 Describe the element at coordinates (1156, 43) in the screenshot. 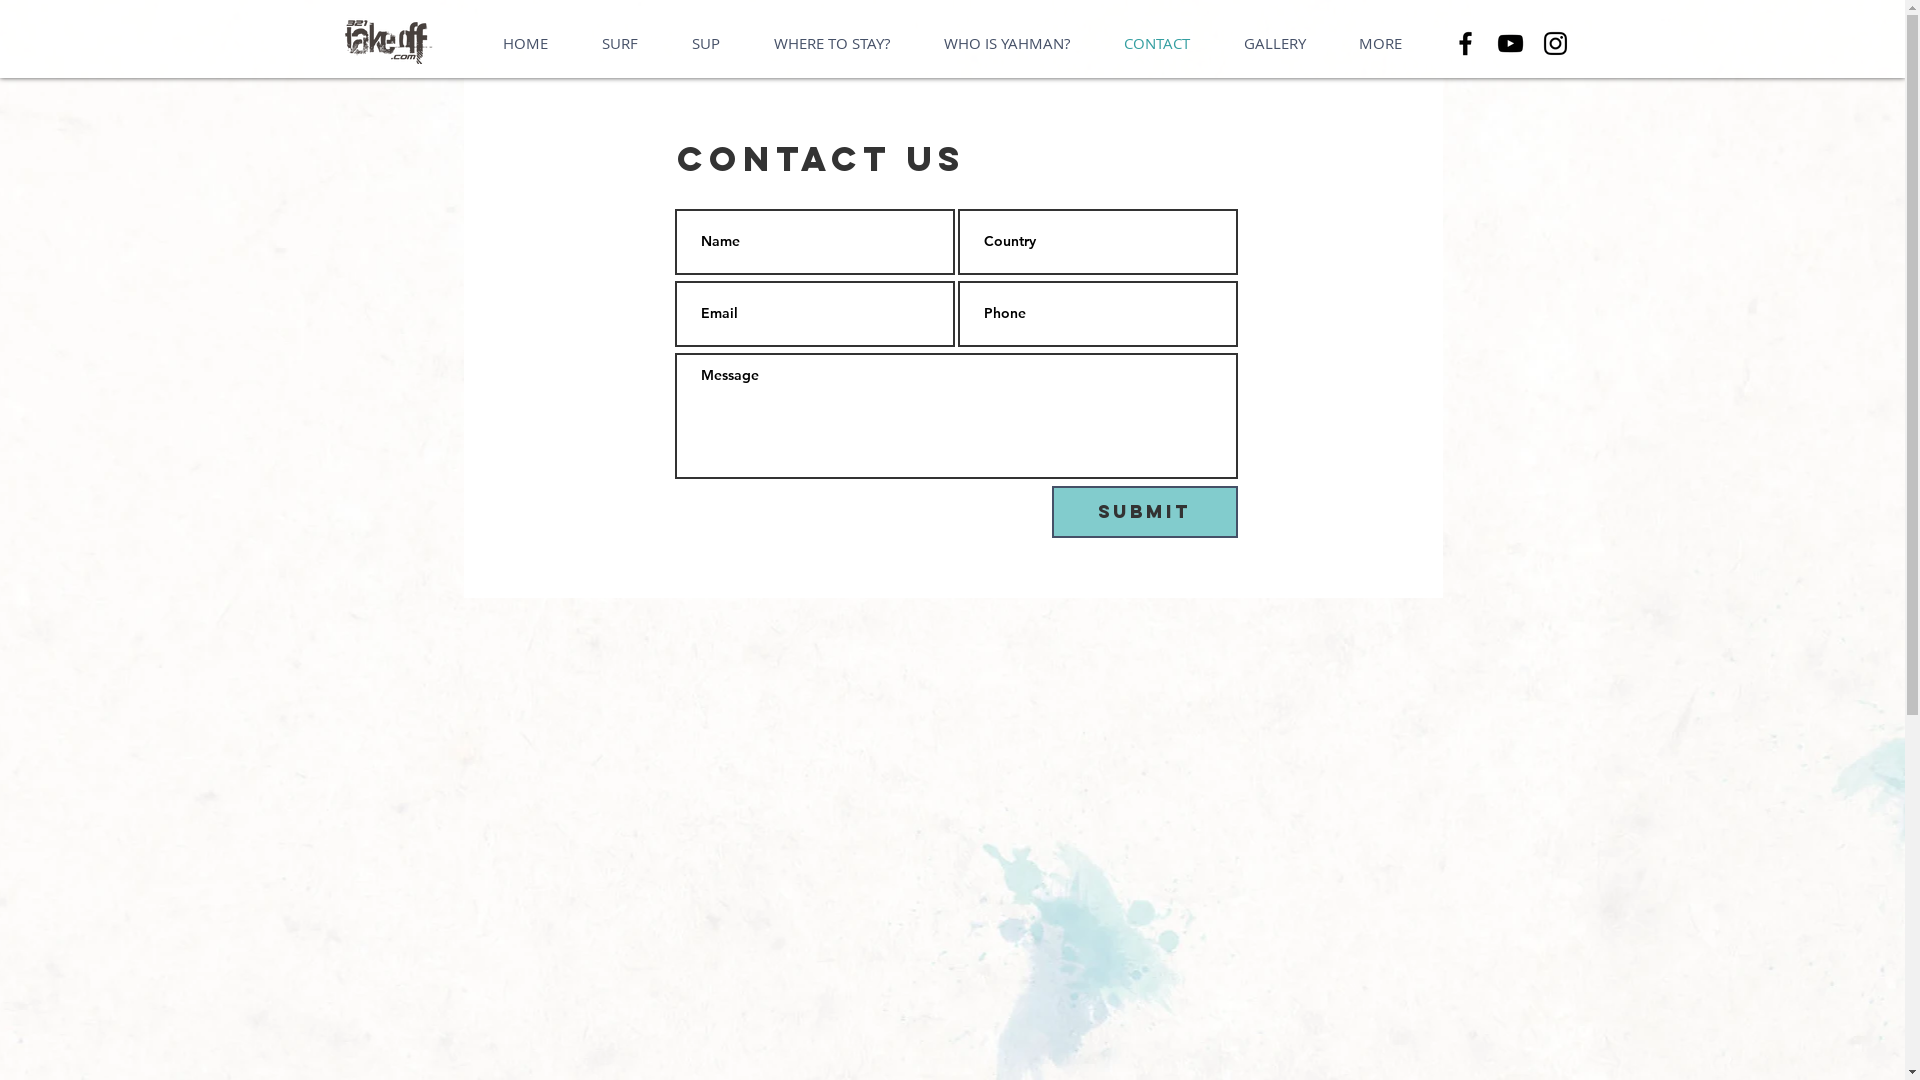

I see `'CONTACT'` at that location.